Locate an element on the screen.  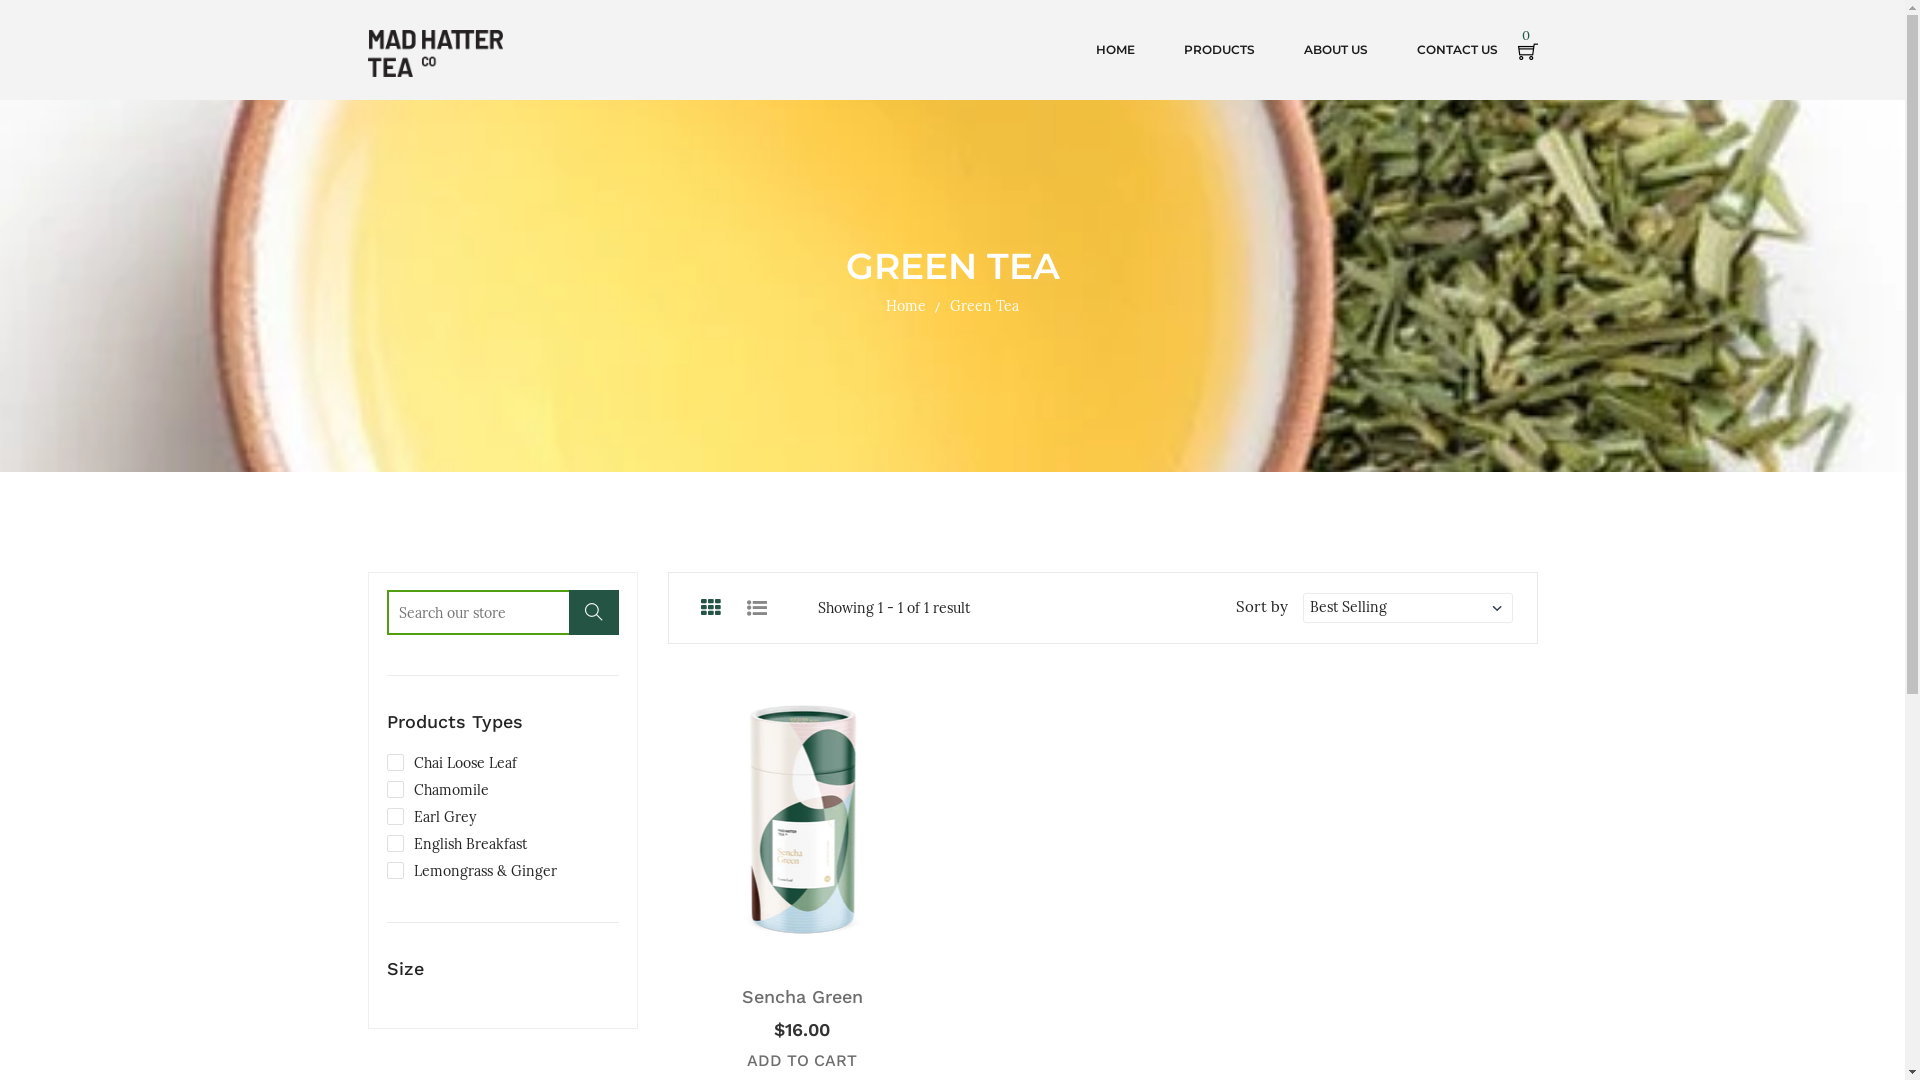
'Lemongrass & Ginger' is located at coordinates (469, 870).